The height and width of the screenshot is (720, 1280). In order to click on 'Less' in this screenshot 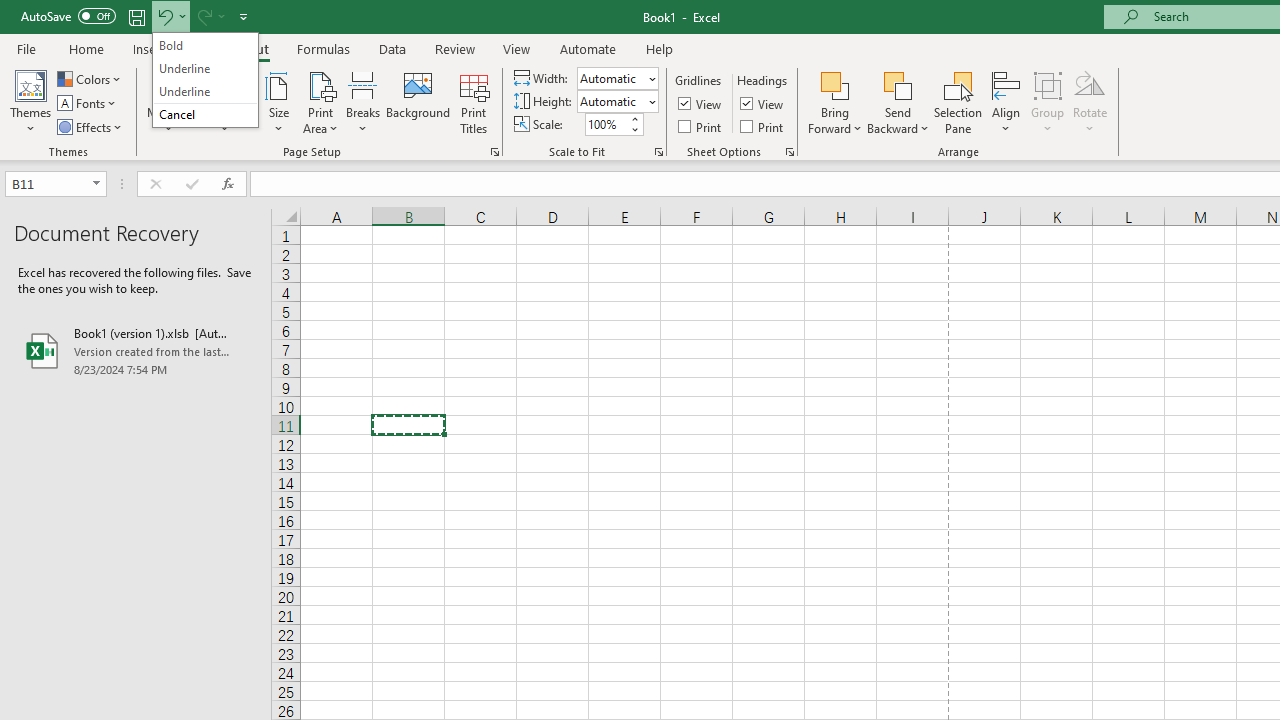, I will do `click(633, 129)`.